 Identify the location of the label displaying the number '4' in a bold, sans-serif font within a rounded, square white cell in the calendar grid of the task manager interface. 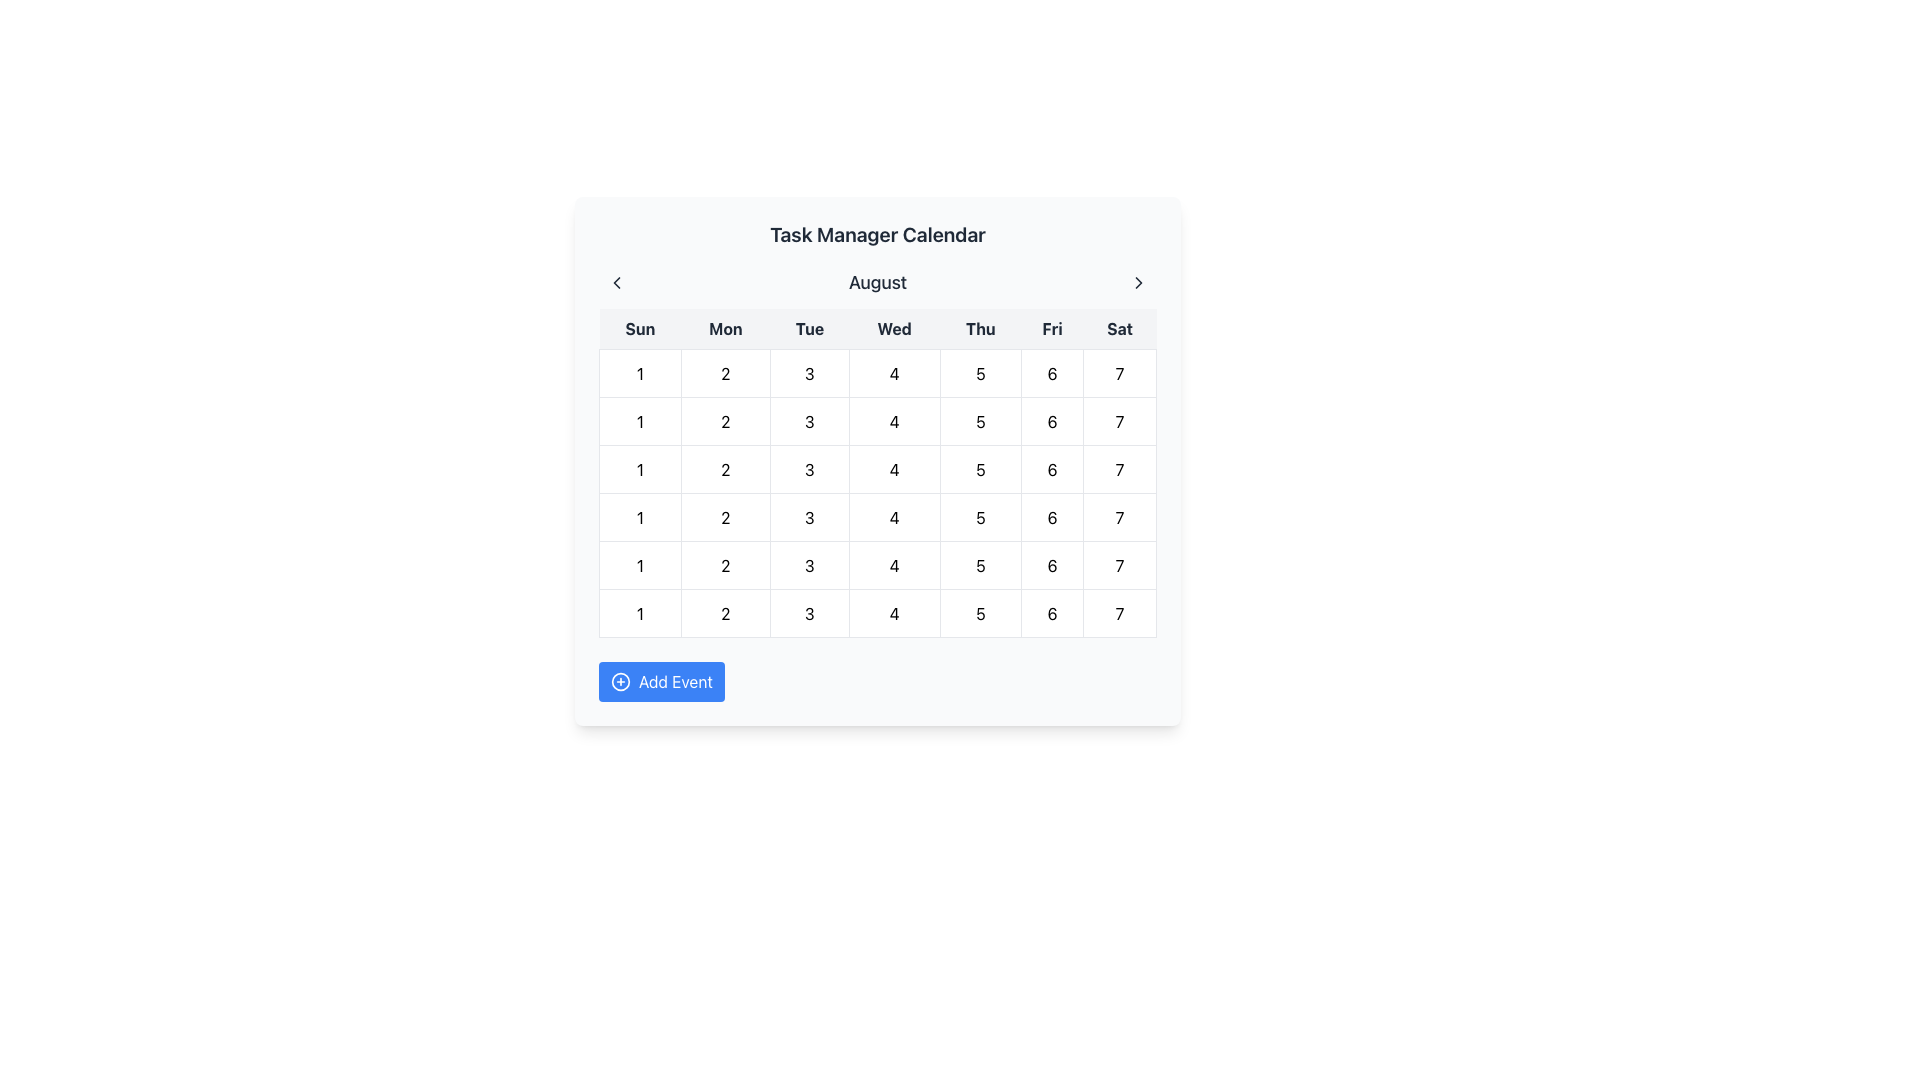
(893, 516).